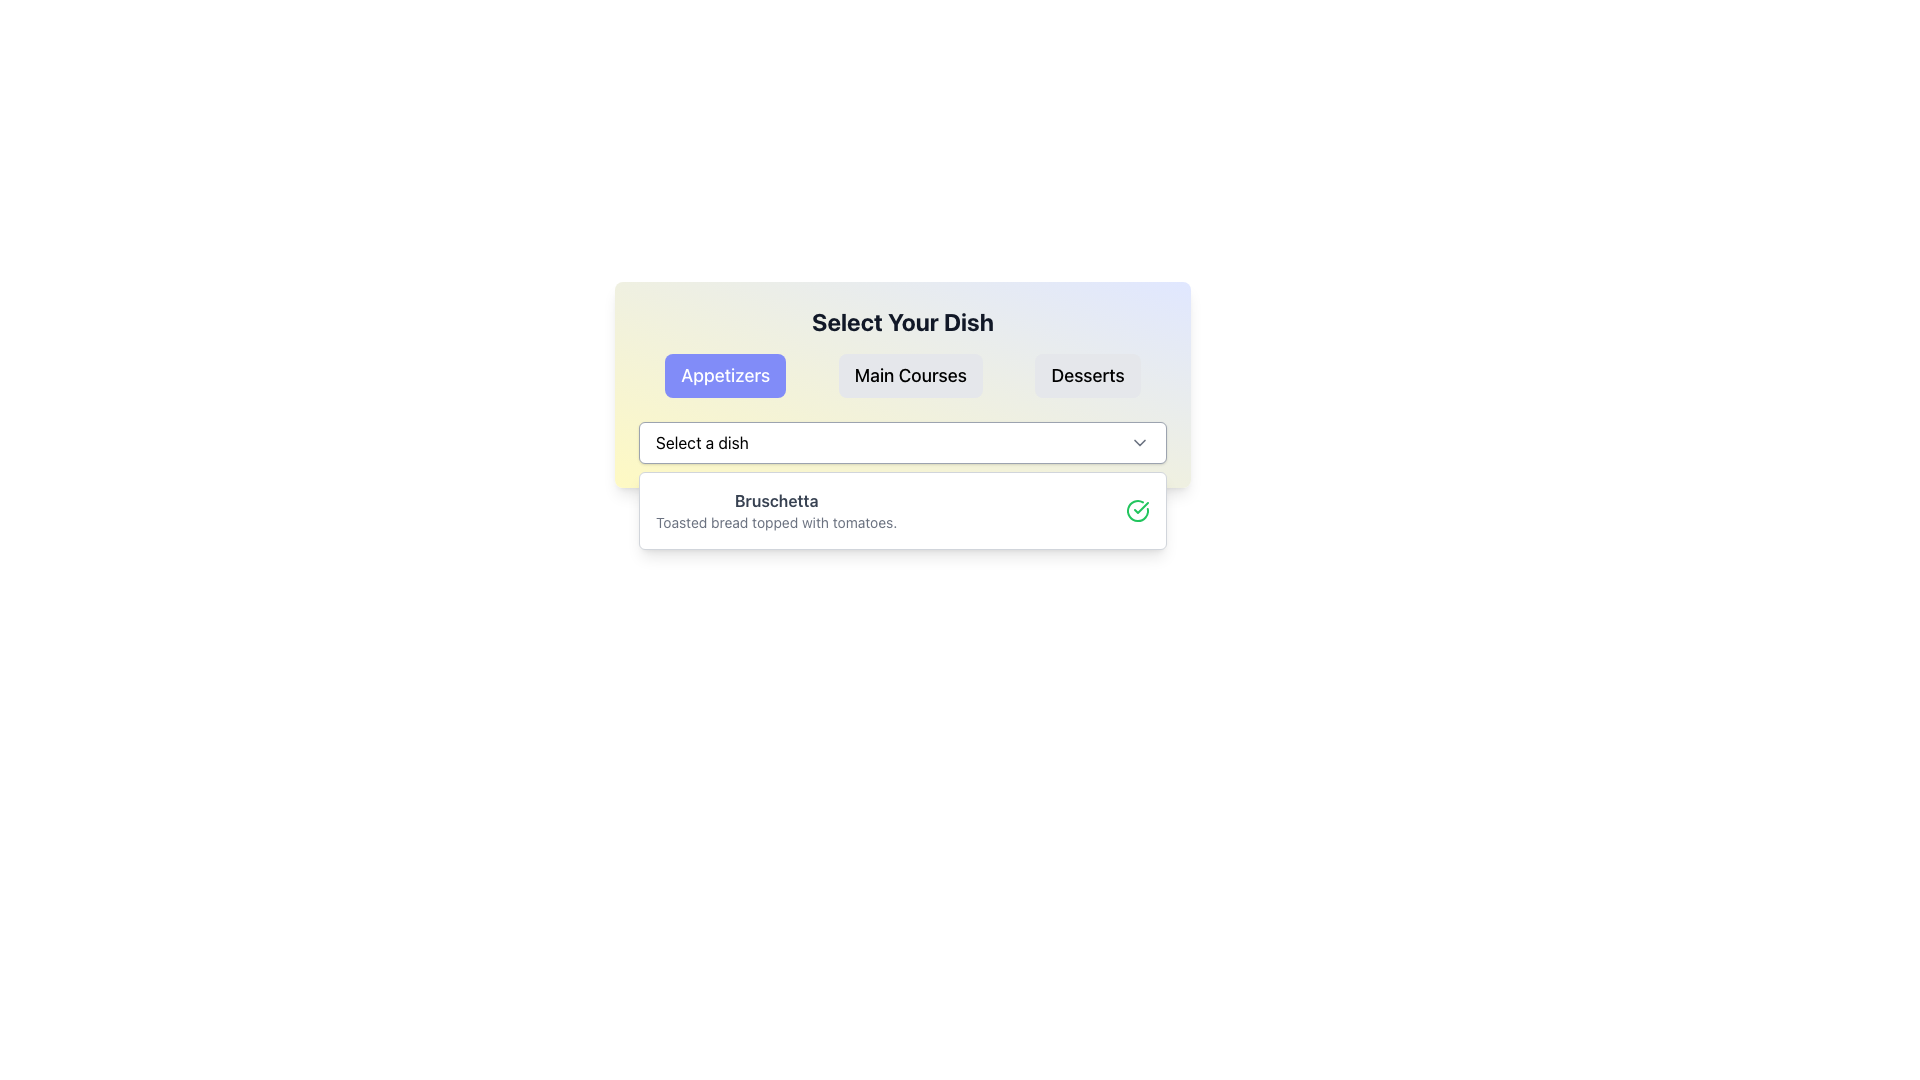 The image size is (1920, 1080). I want to click on the dropdown menu labeled 'Select a dish', so click(901, 442).